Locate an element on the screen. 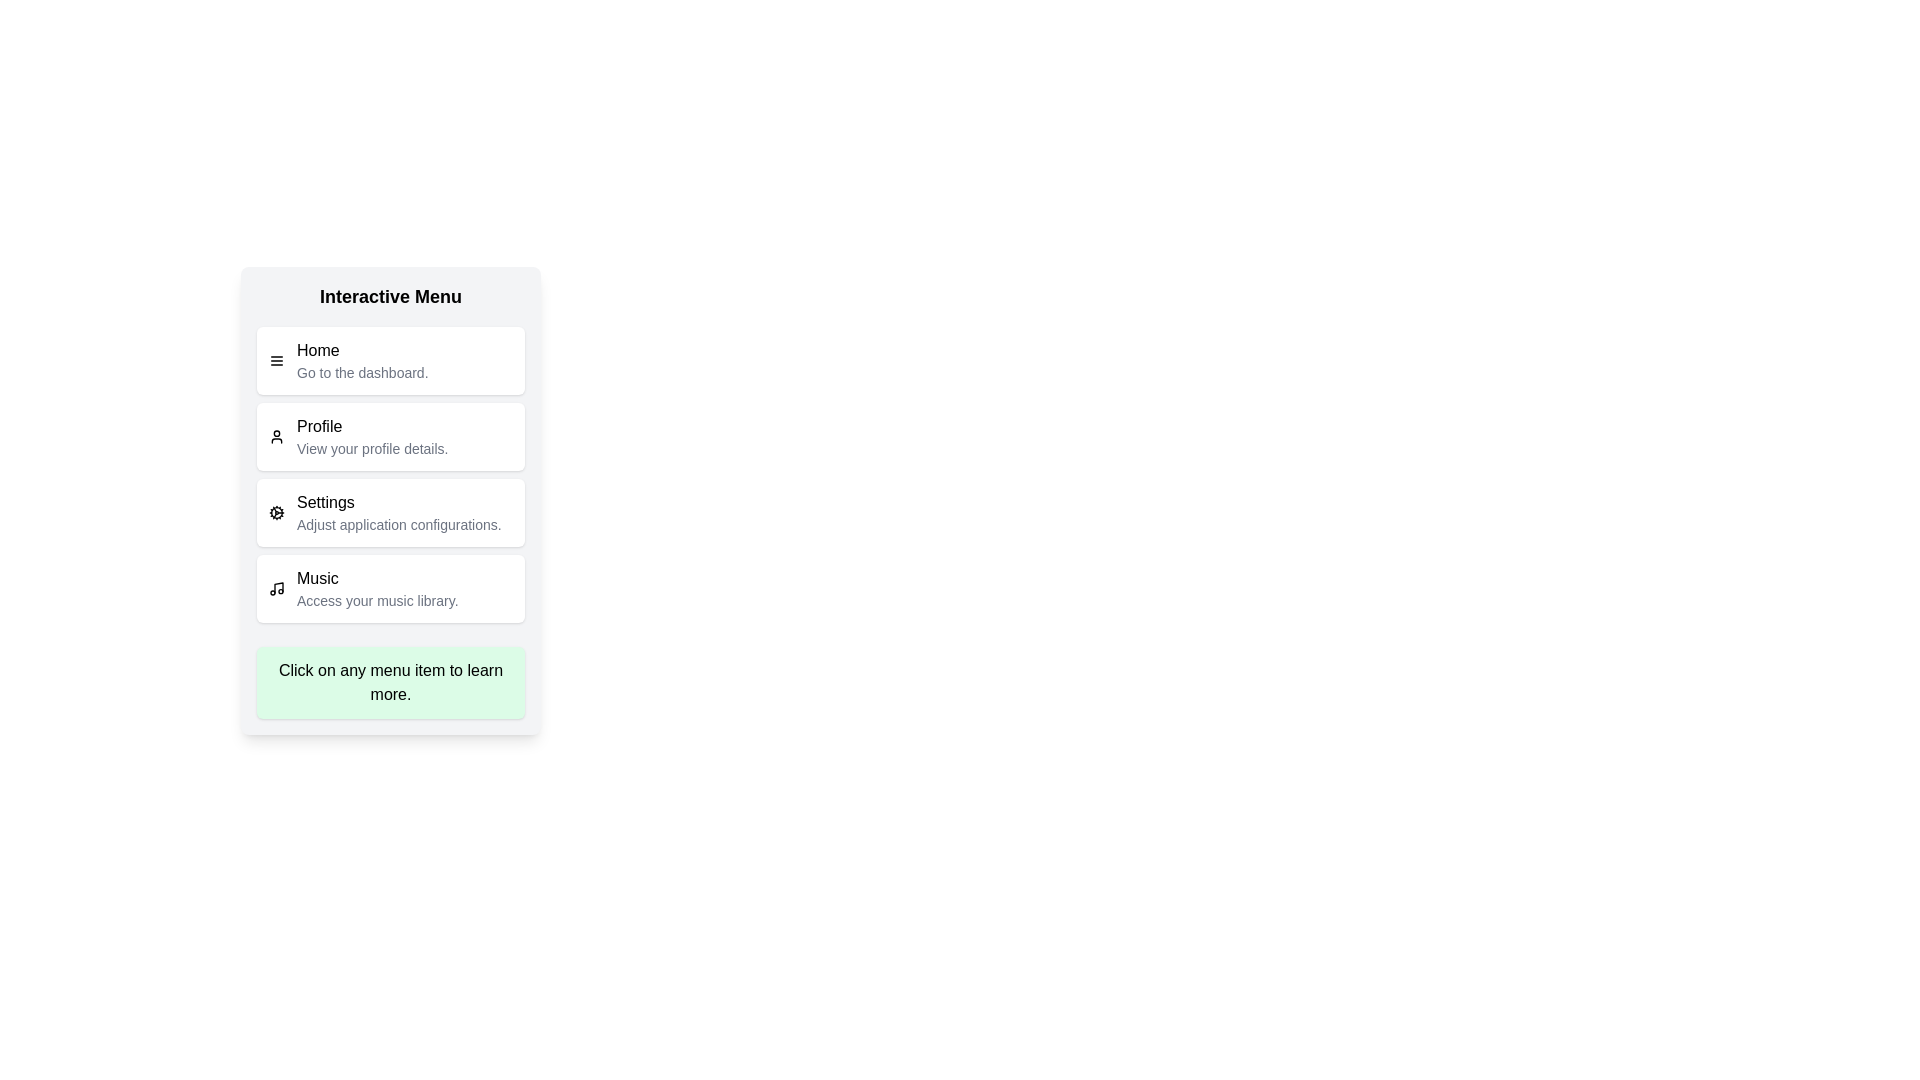 This screenshot has height=1080, width=1920. the title of the 'Interactive Menu' for inspection is located at coordinates (390, 297).